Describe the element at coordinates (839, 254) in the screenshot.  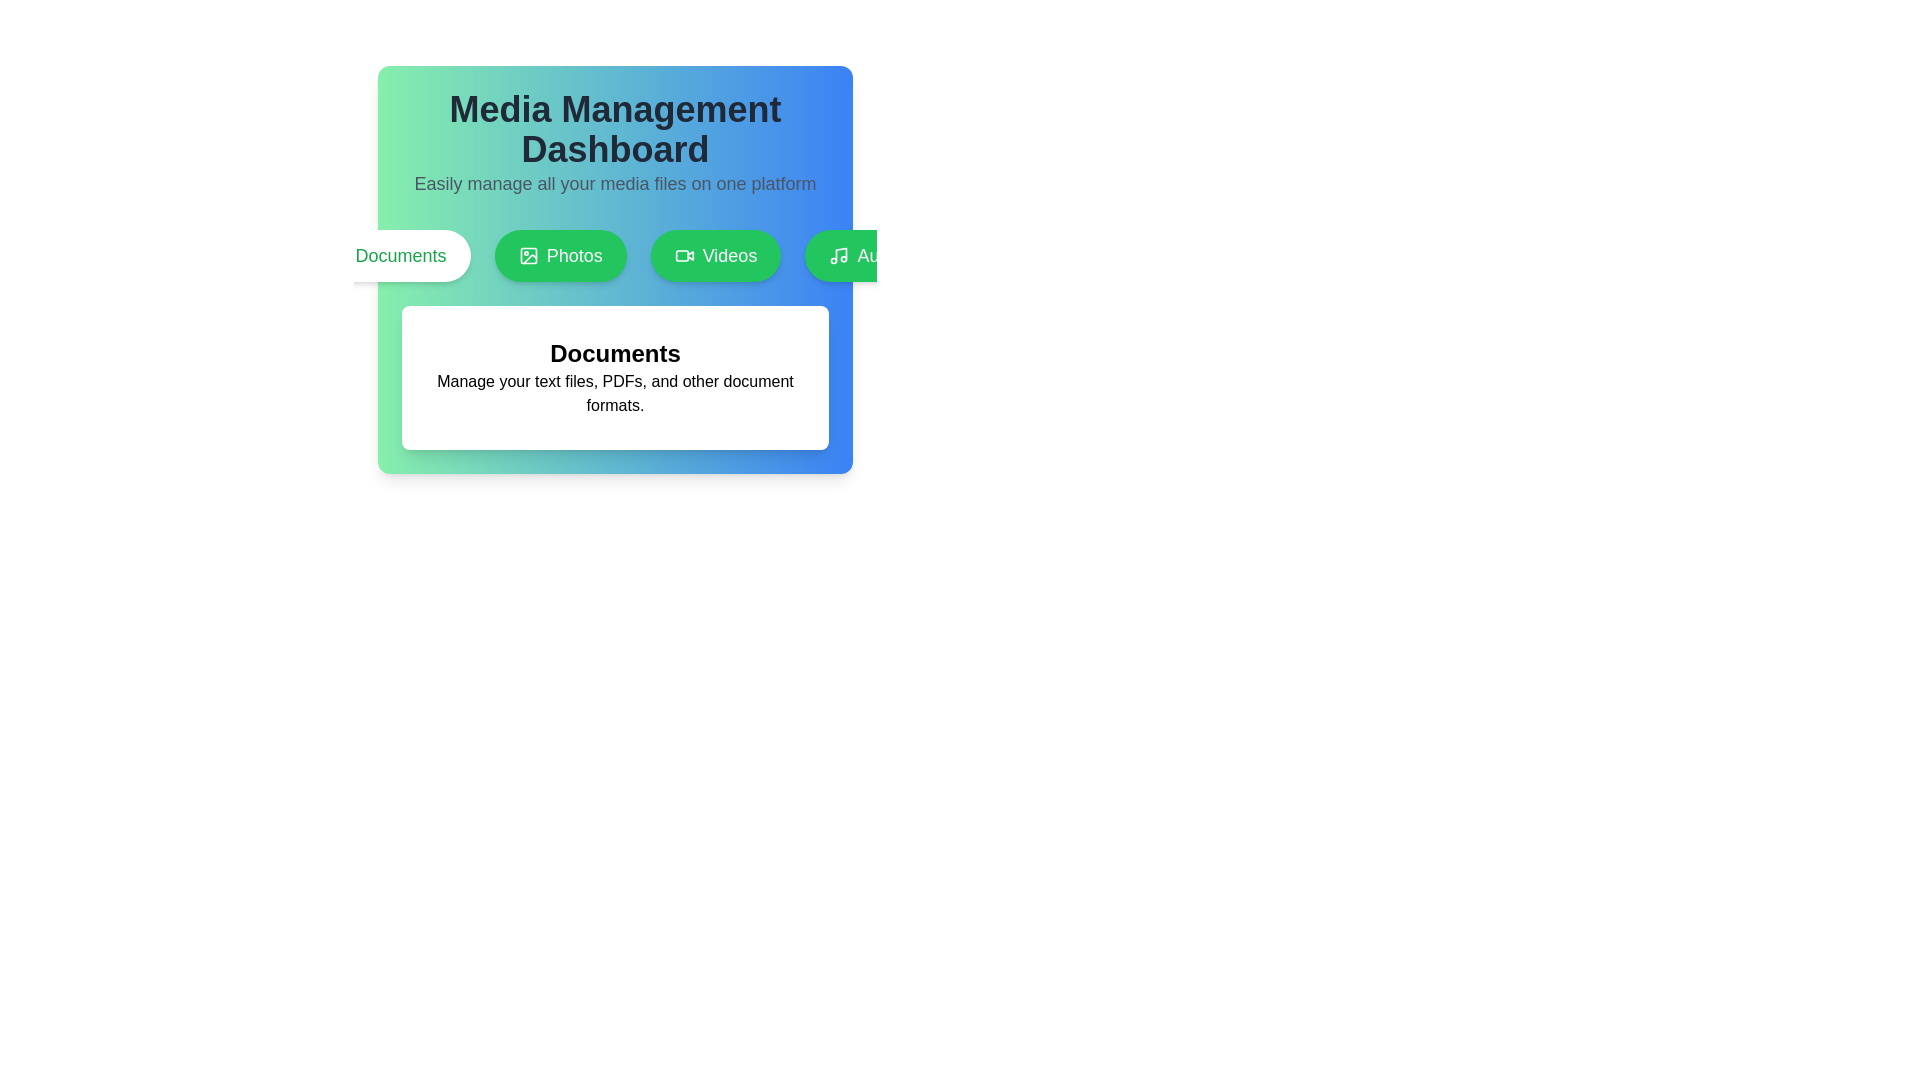
I see `the Audio icon located on the left side of the 'Audio' button within the navigation group of buttons labeled 'Documents', 'Photos', 'Videos', and 'Audio'` at that location.